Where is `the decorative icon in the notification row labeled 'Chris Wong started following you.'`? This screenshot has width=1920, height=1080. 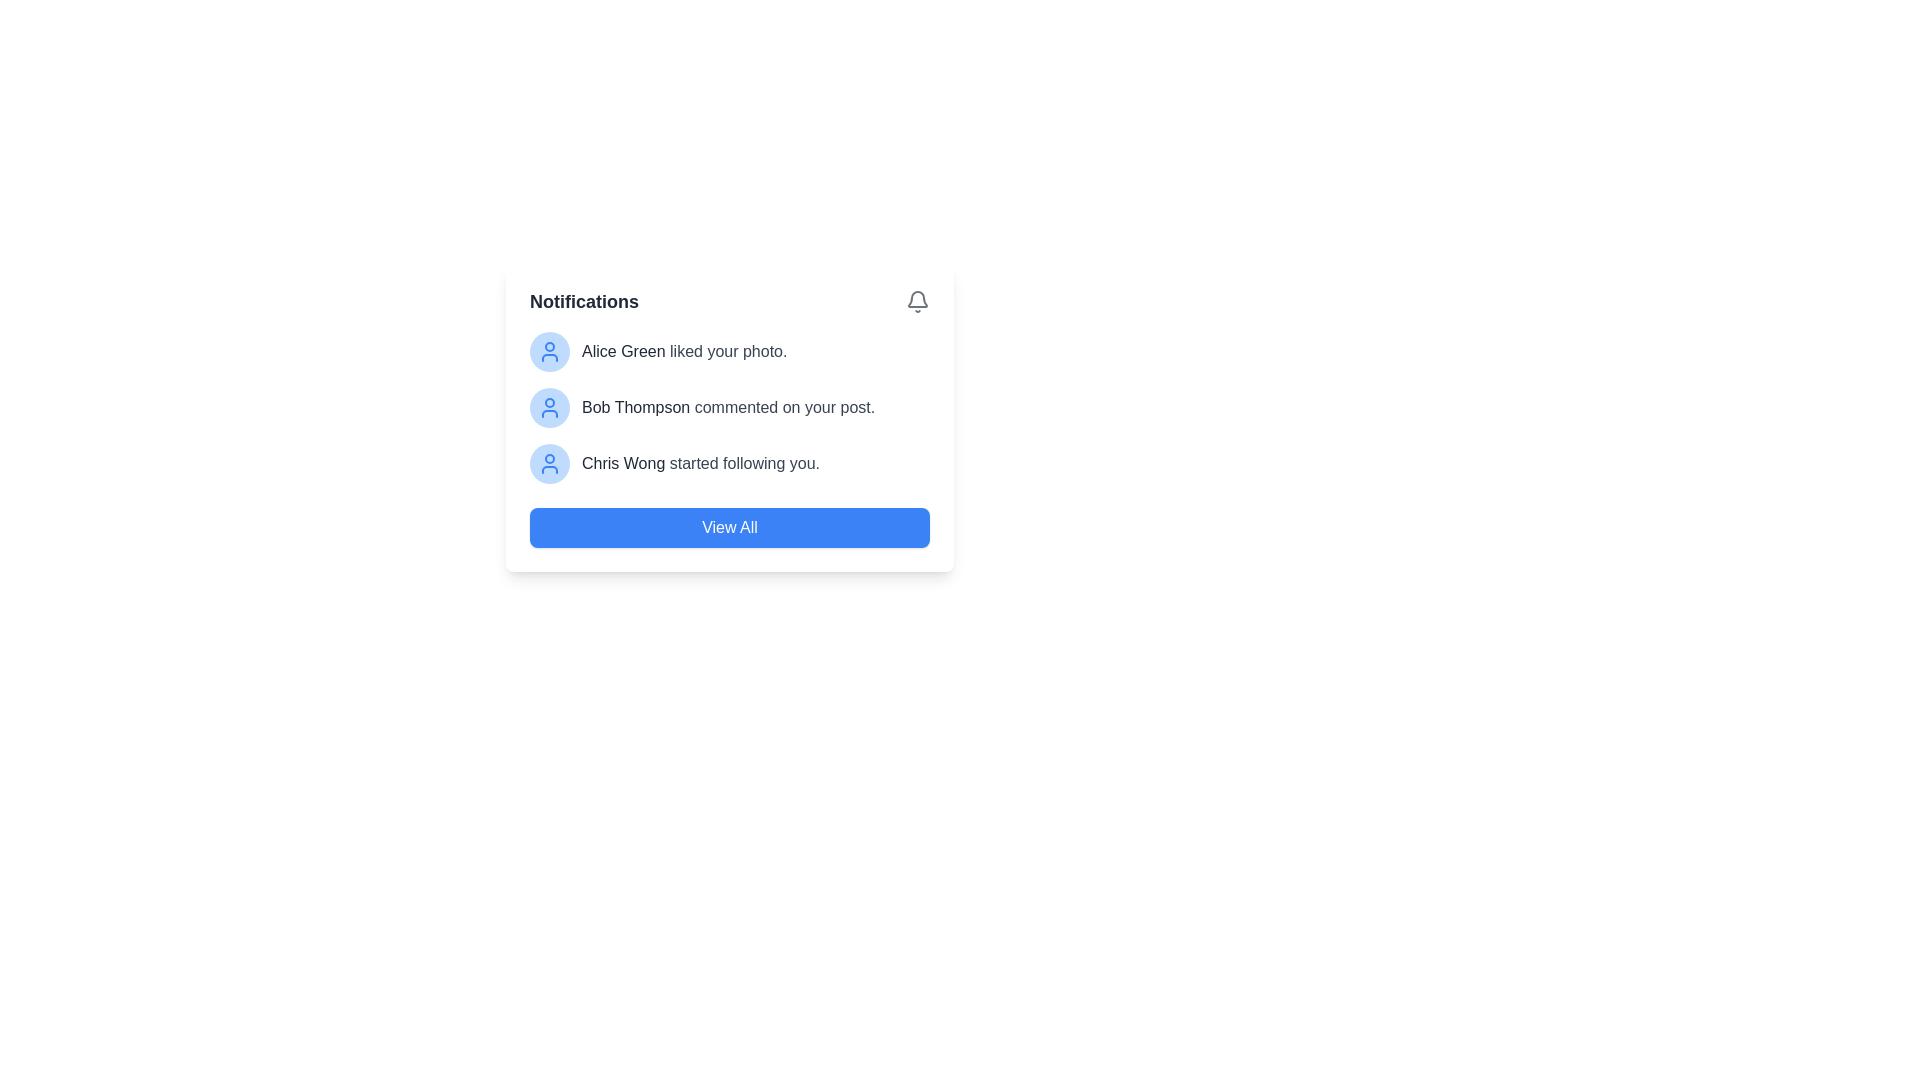 the decorative icon in the notification row labeled 'Chris Wong started following you.' is located at coordinates (550, 463).